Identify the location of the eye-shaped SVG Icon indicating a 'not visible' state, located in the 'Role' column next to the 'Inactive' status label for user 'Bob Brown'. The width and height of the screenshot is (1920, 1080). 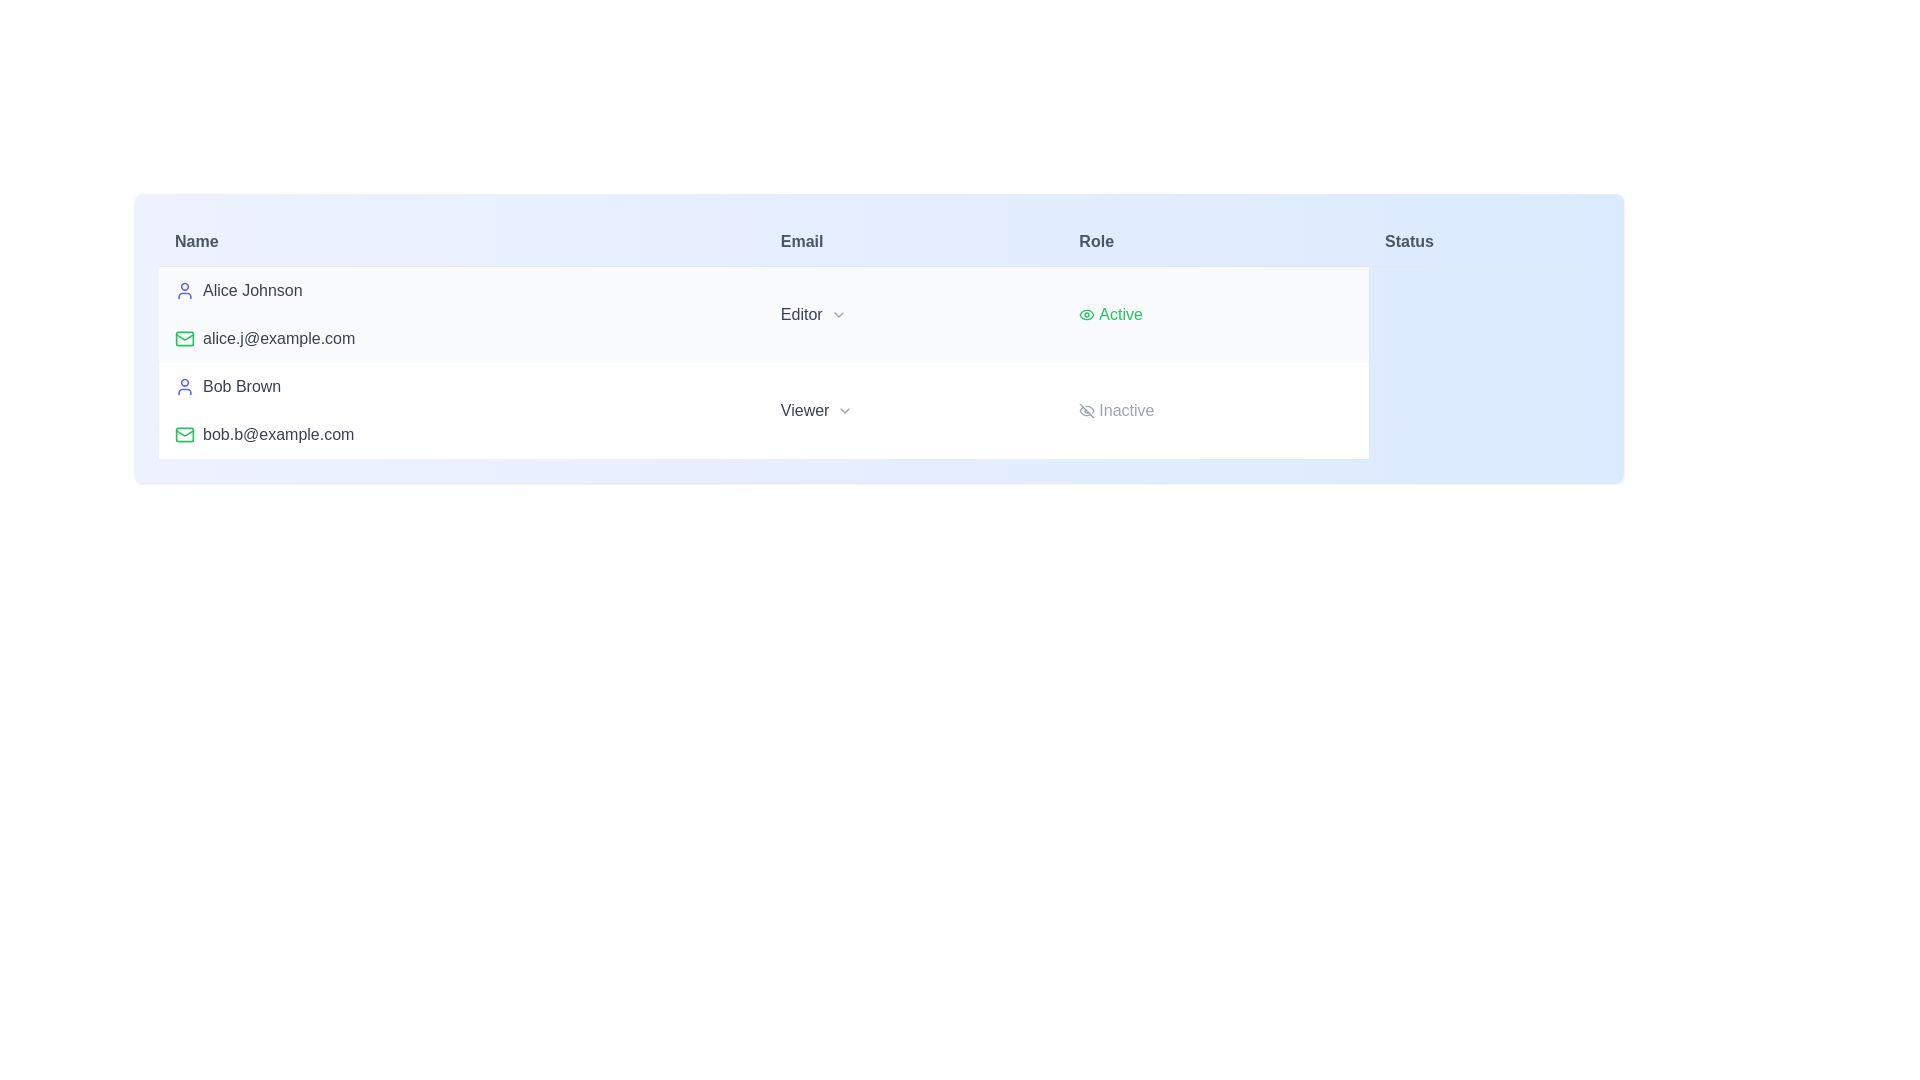
(1086, 410).